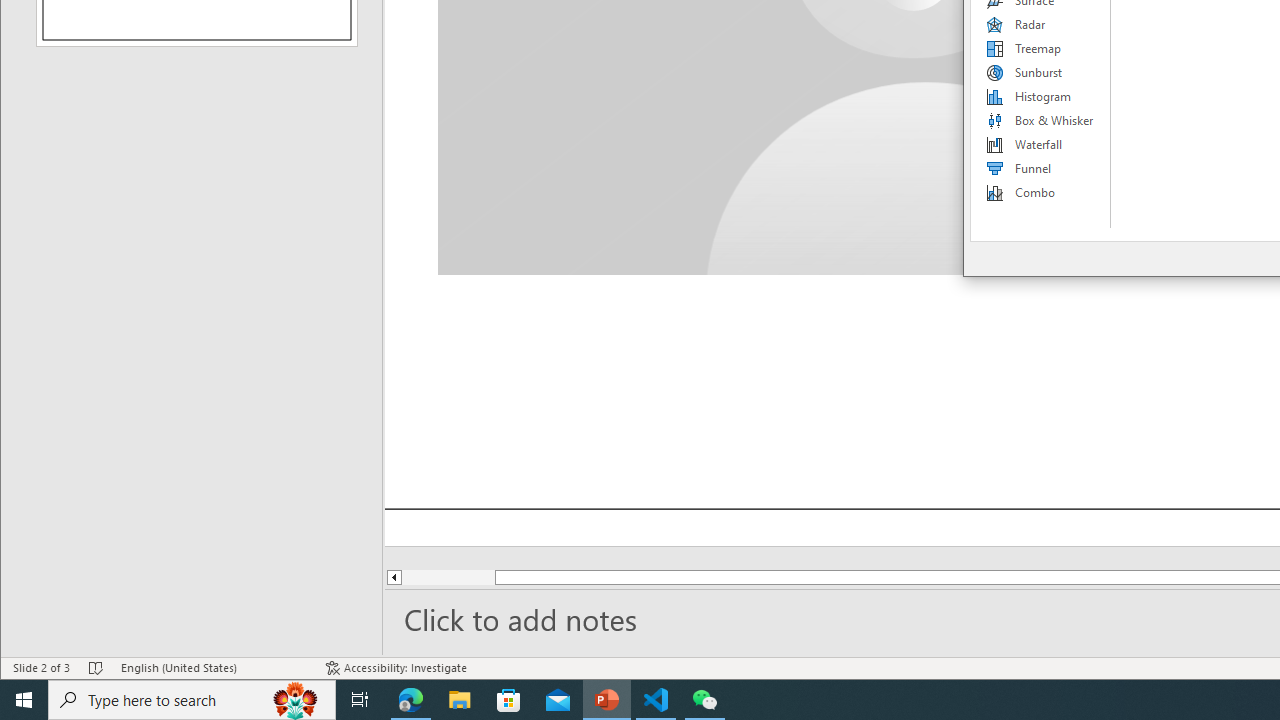  I want to click on 'File Explorer', so click(459, 698).